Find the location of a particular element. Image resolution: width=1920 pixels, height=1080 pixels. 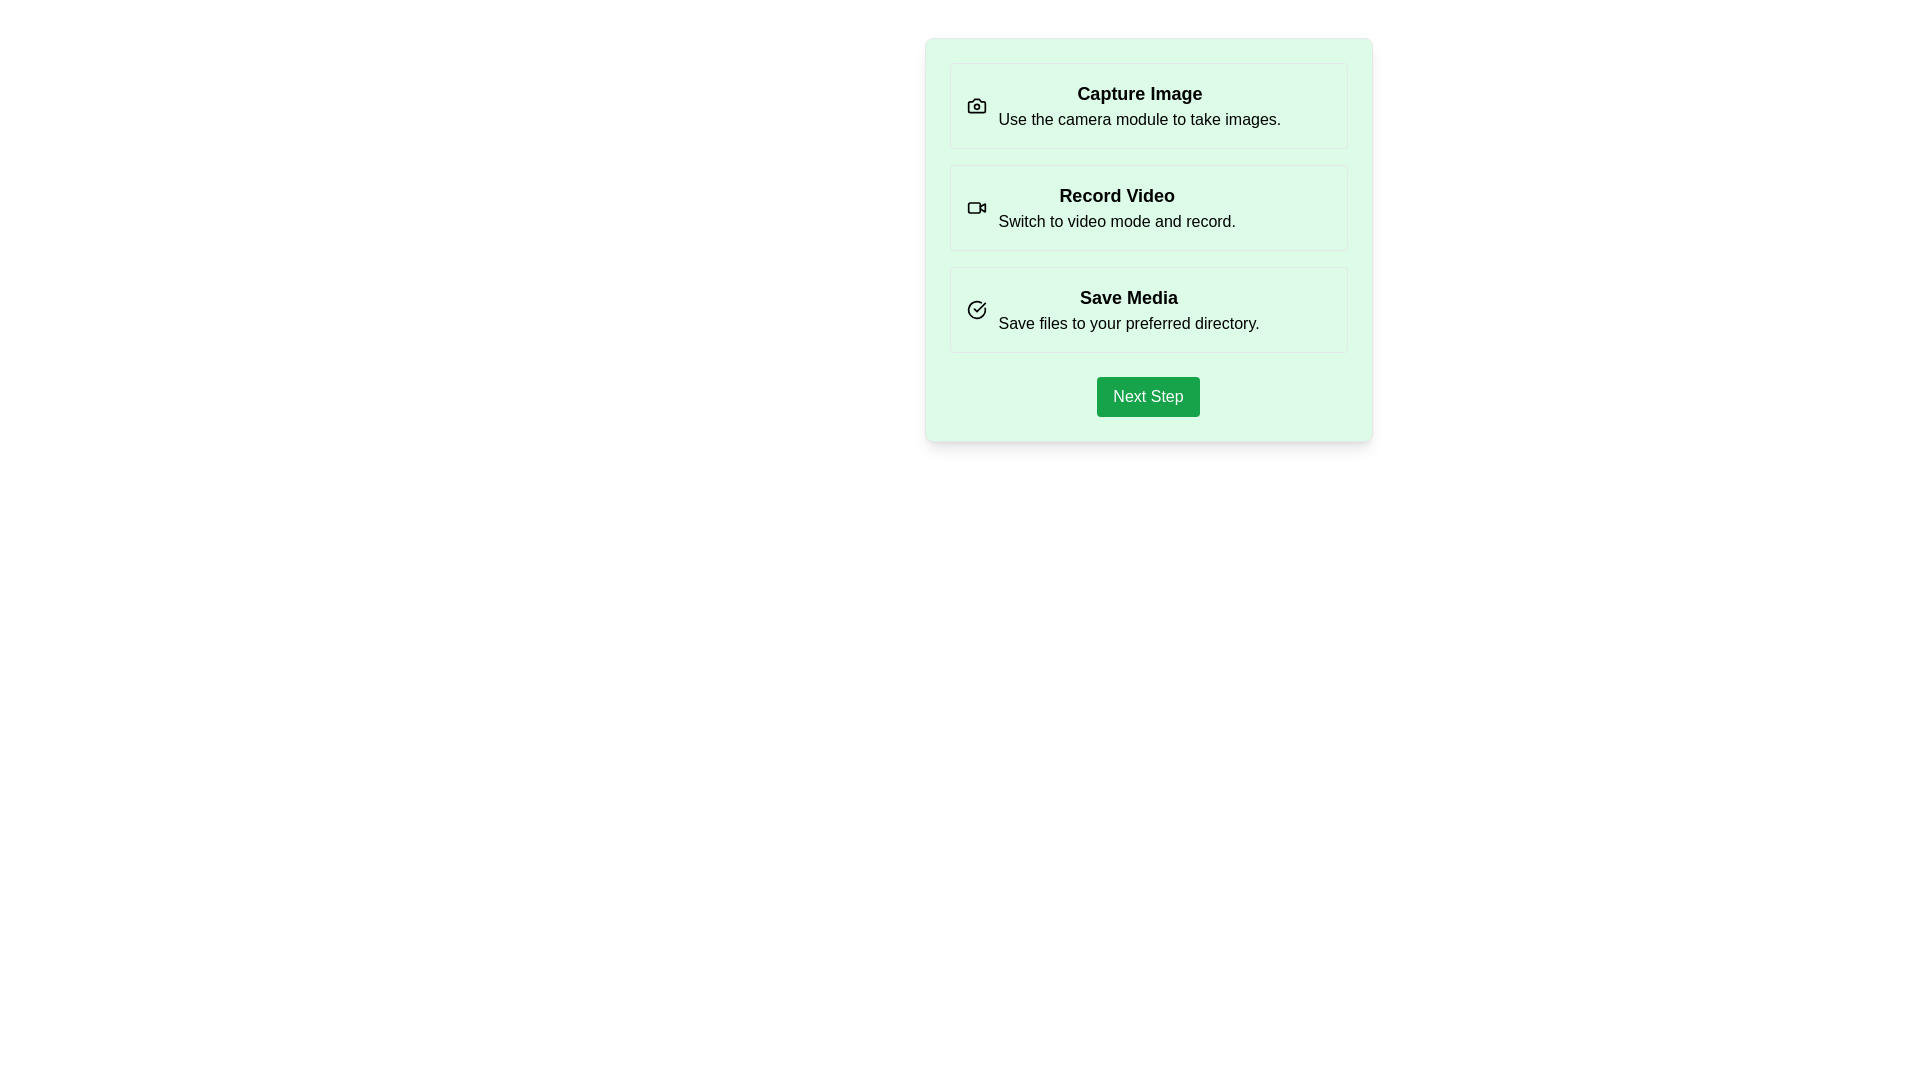

text on the video recording option in the Information panel, which is the second item in the vertical list of options located below 'Capture Image' and above 'Save Media' is located at coordinates (1116, 208).